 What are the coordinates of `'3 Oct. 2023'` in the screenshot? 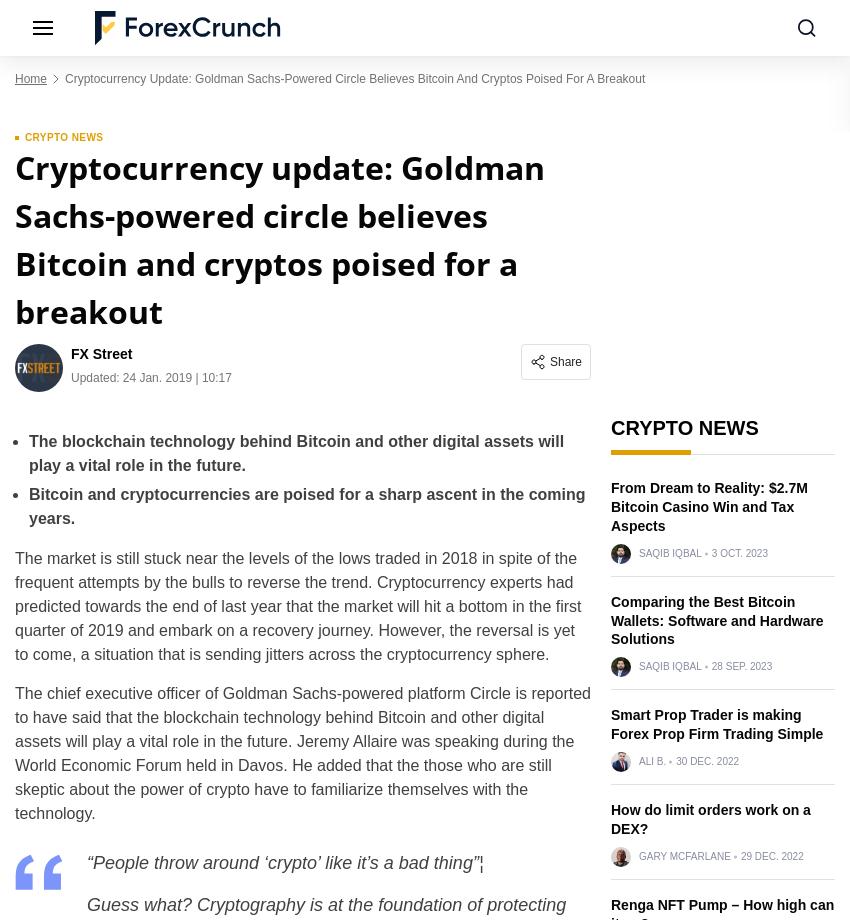 It's located at (738, 552).